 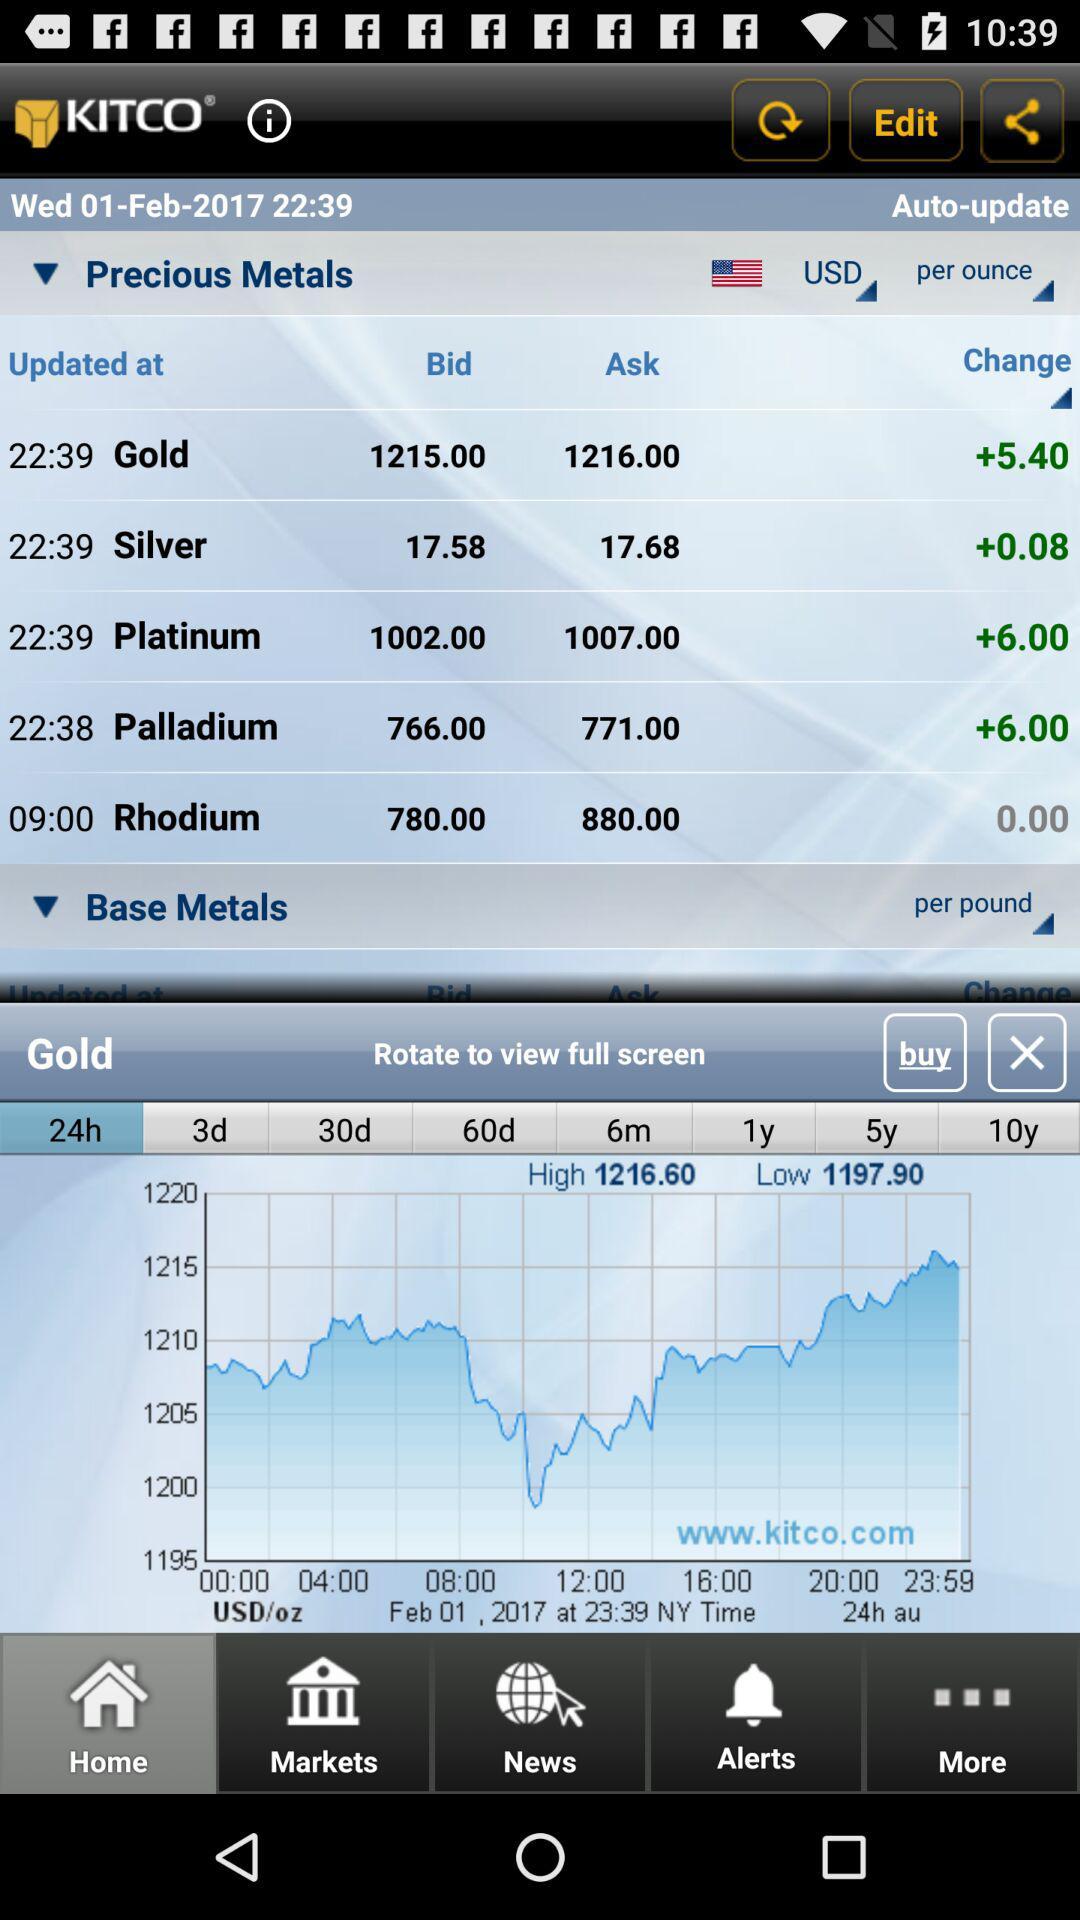 I want to click on info button, so click(x=268, y=119).